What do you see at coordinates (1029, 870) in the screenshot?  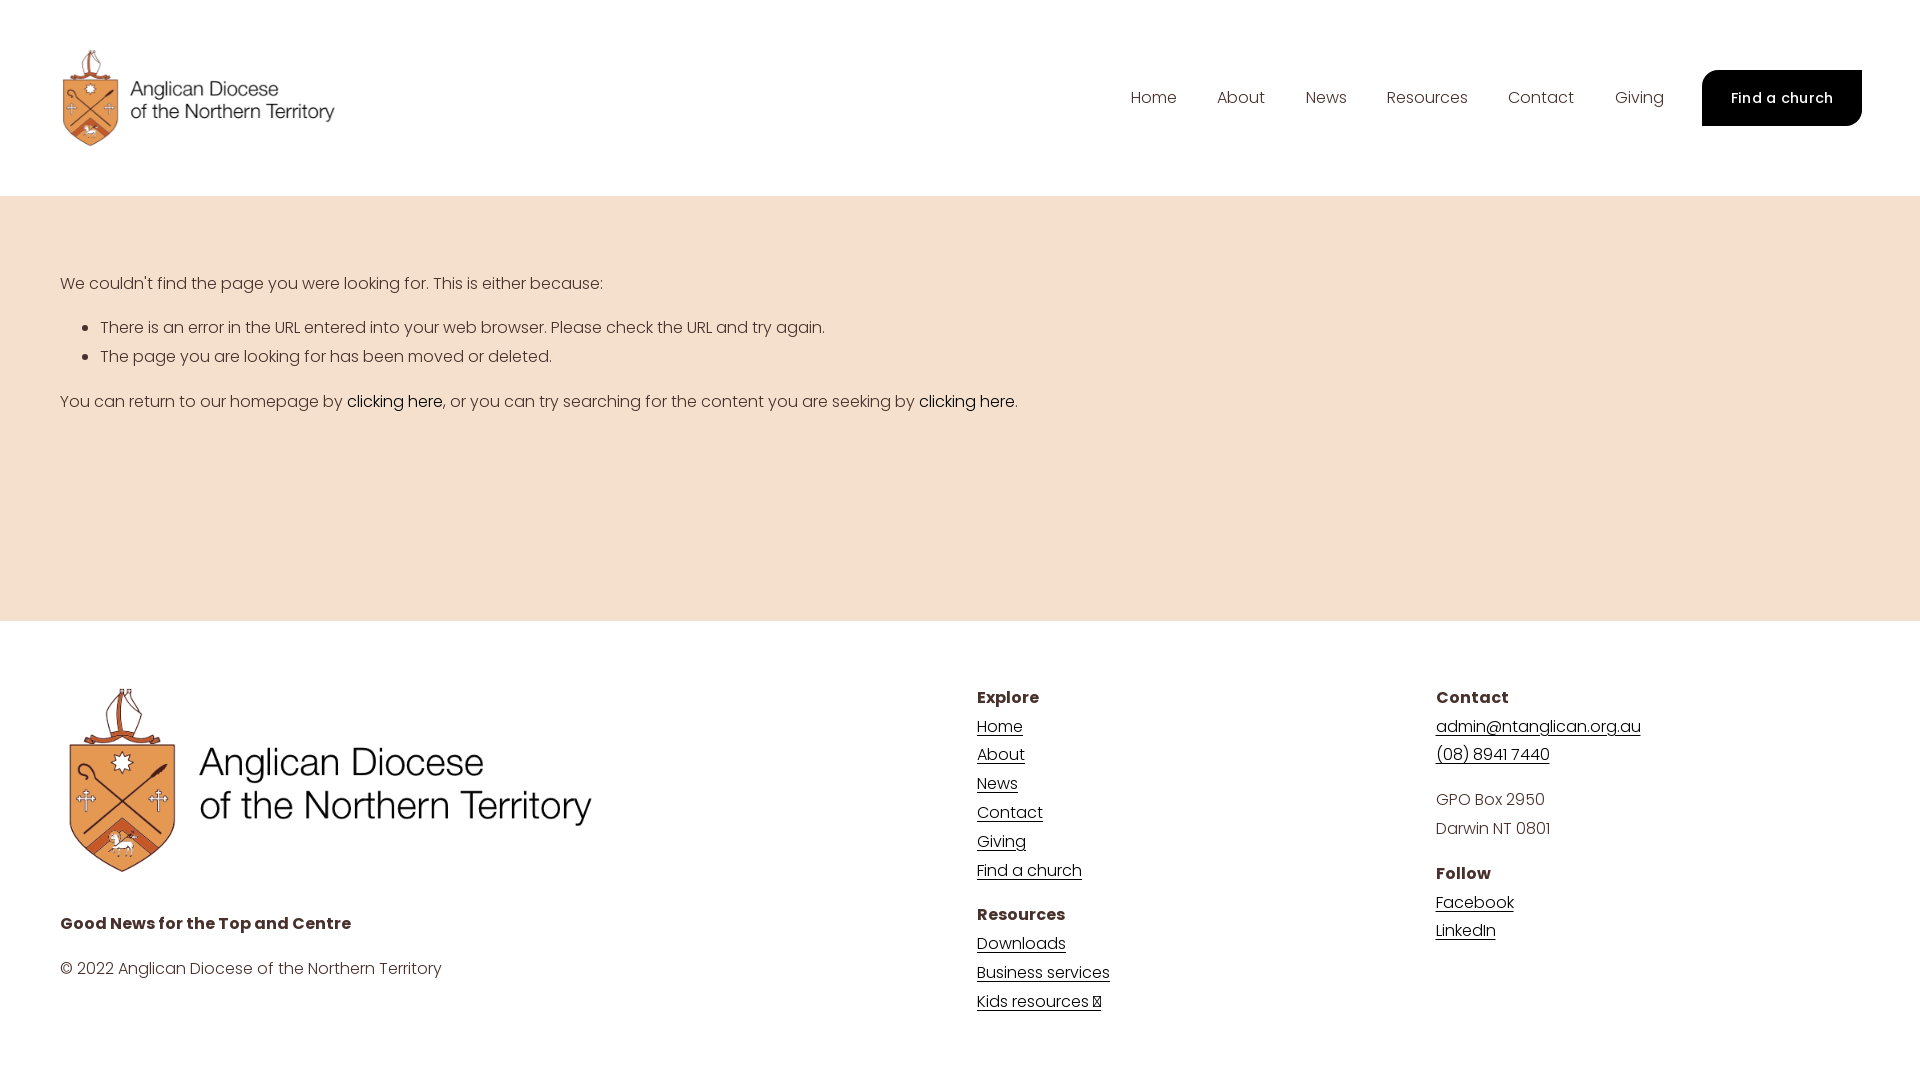 I see `'Find a church'` at bounding box center [1029, 870].